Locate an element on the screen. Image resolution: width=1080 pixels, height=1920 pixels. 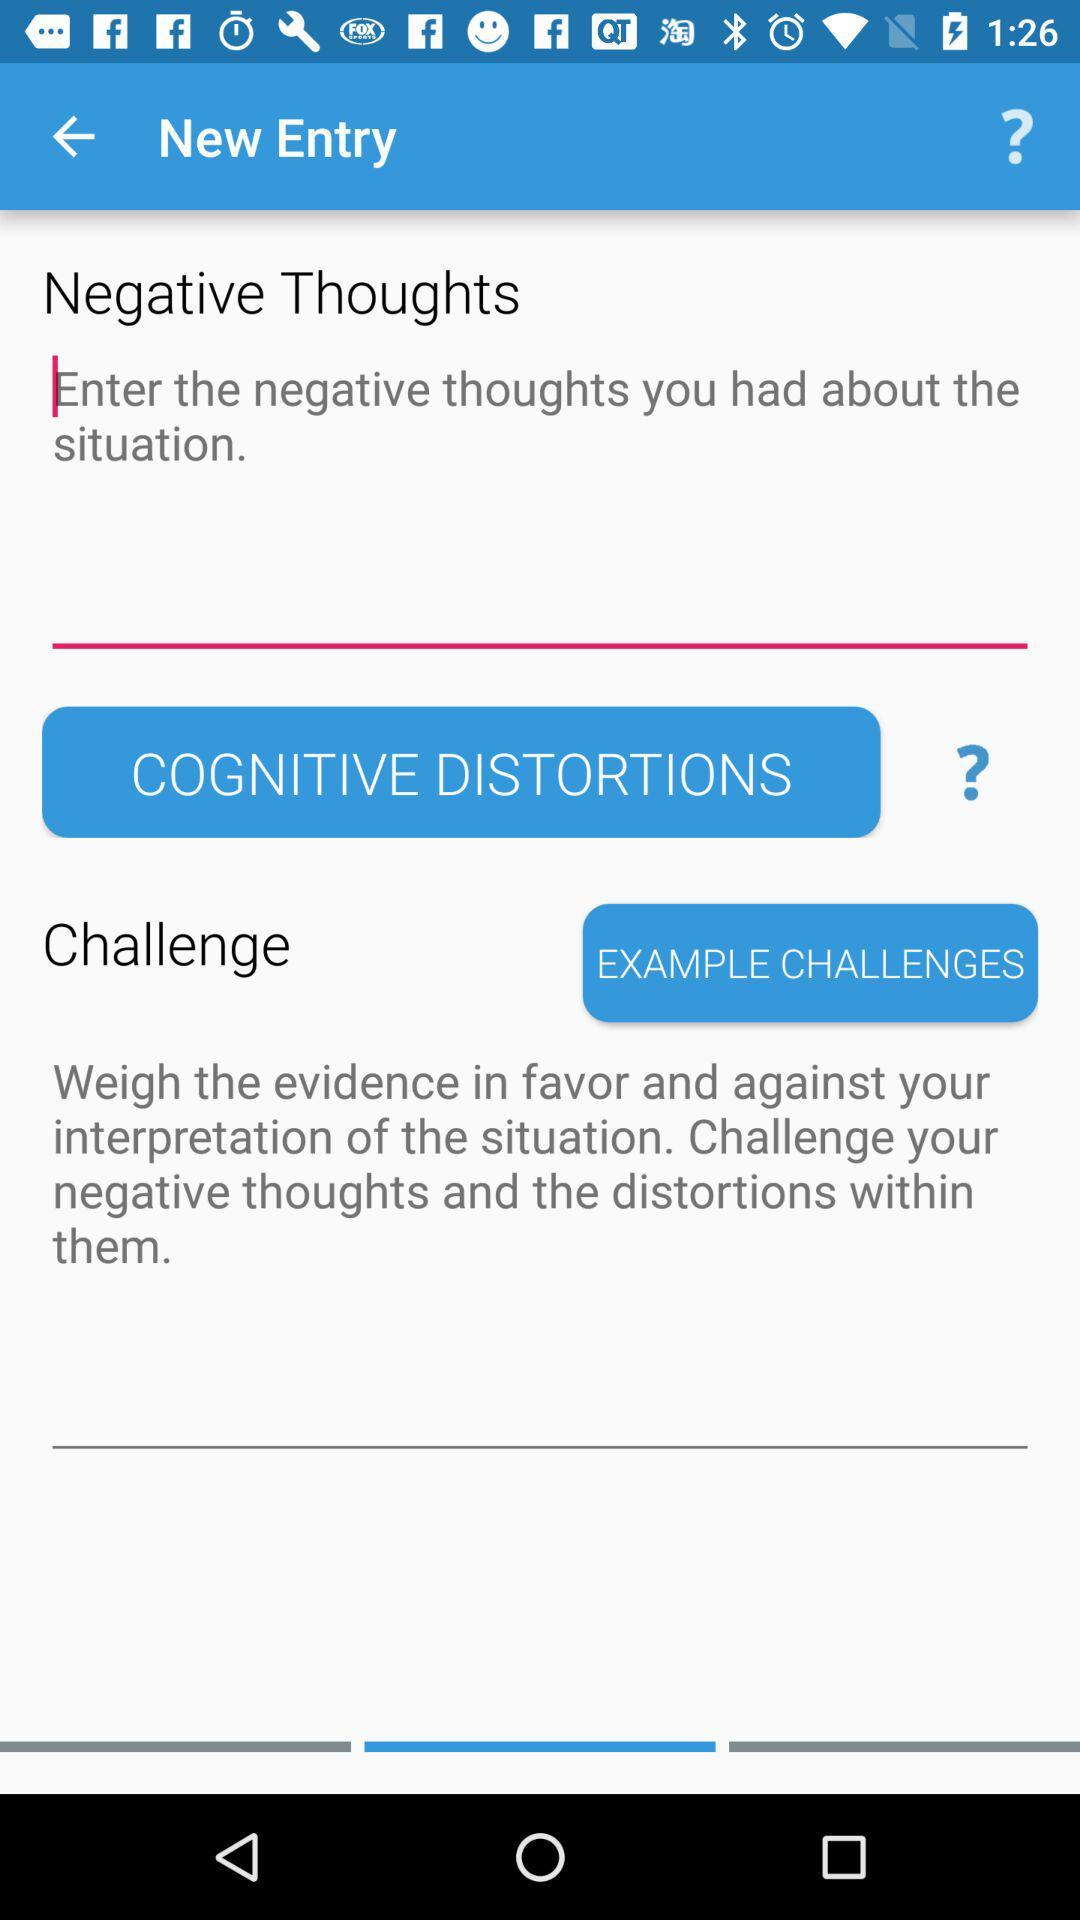
the example challenges icon is located at coordinates (810, 963).